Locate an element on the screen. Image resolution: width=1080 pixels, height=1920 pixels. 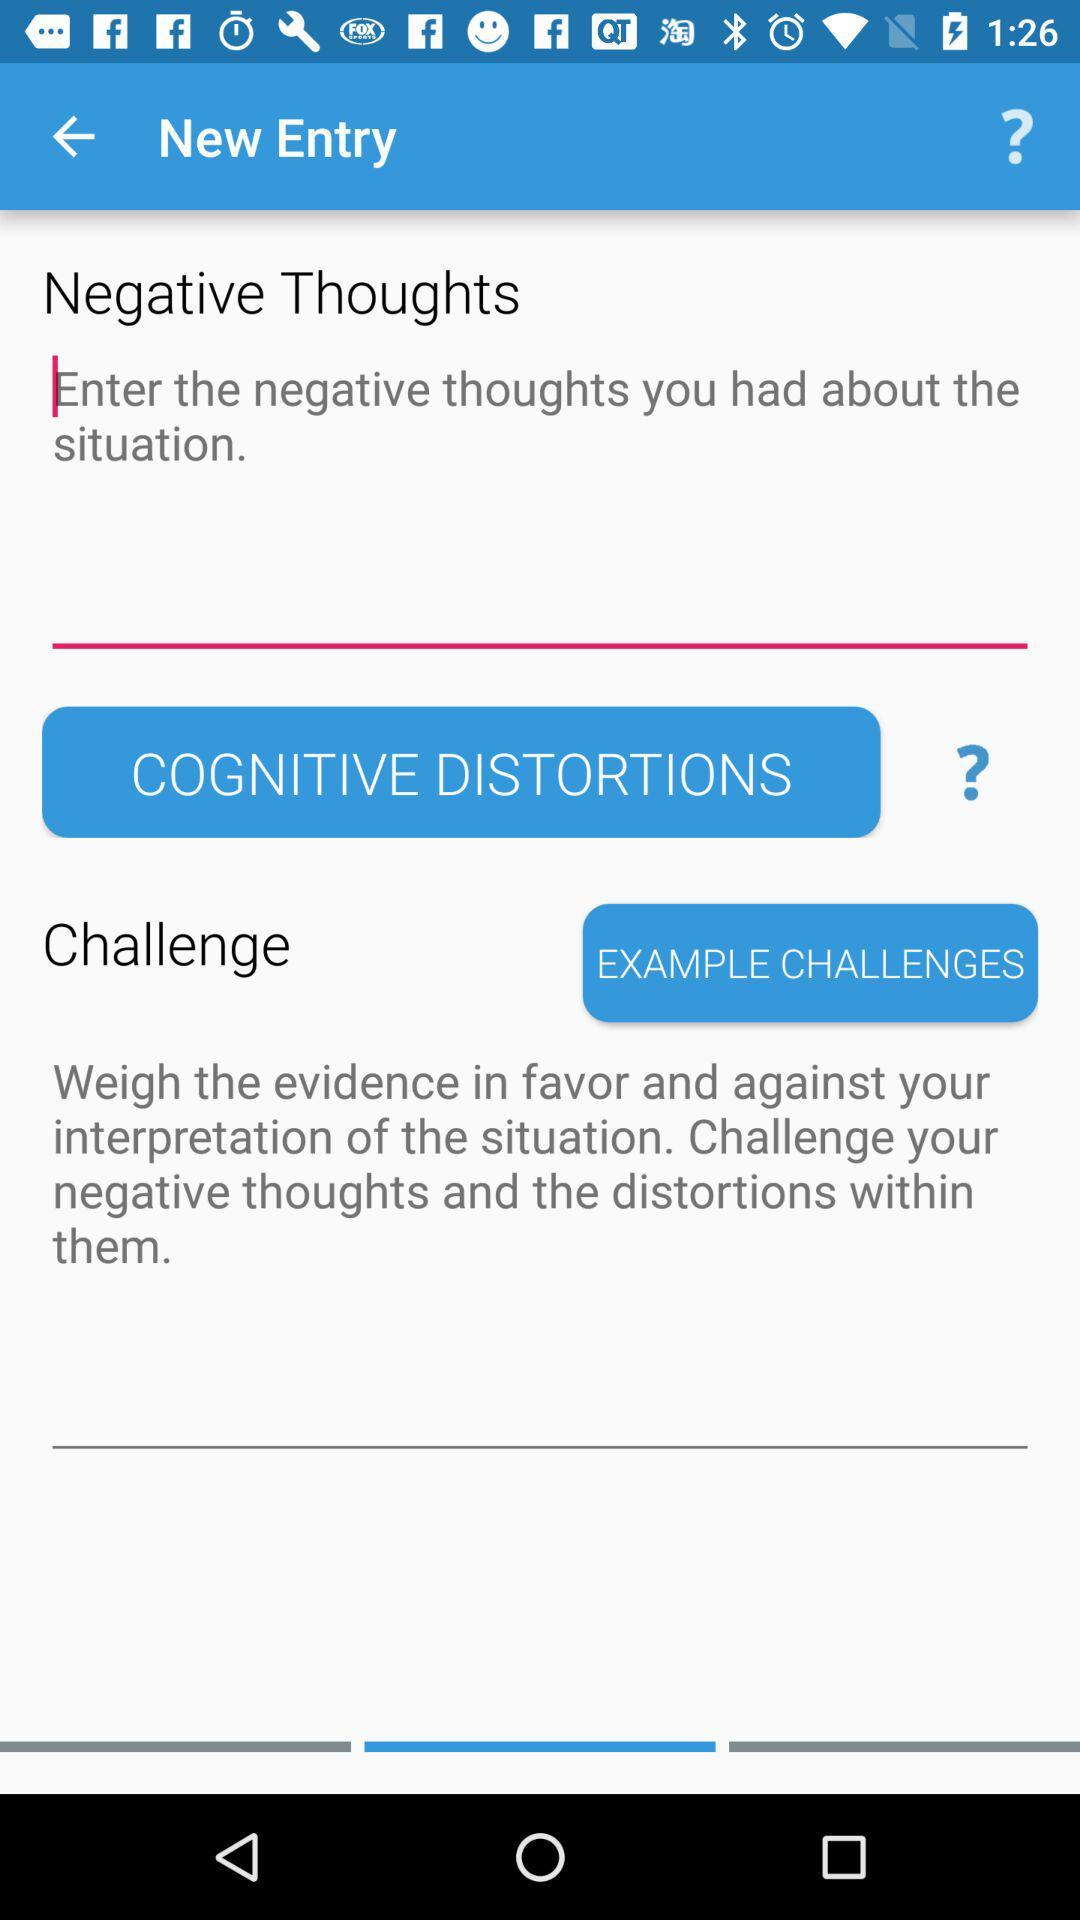
the example challenges icon is located at coordinates (810, 963).